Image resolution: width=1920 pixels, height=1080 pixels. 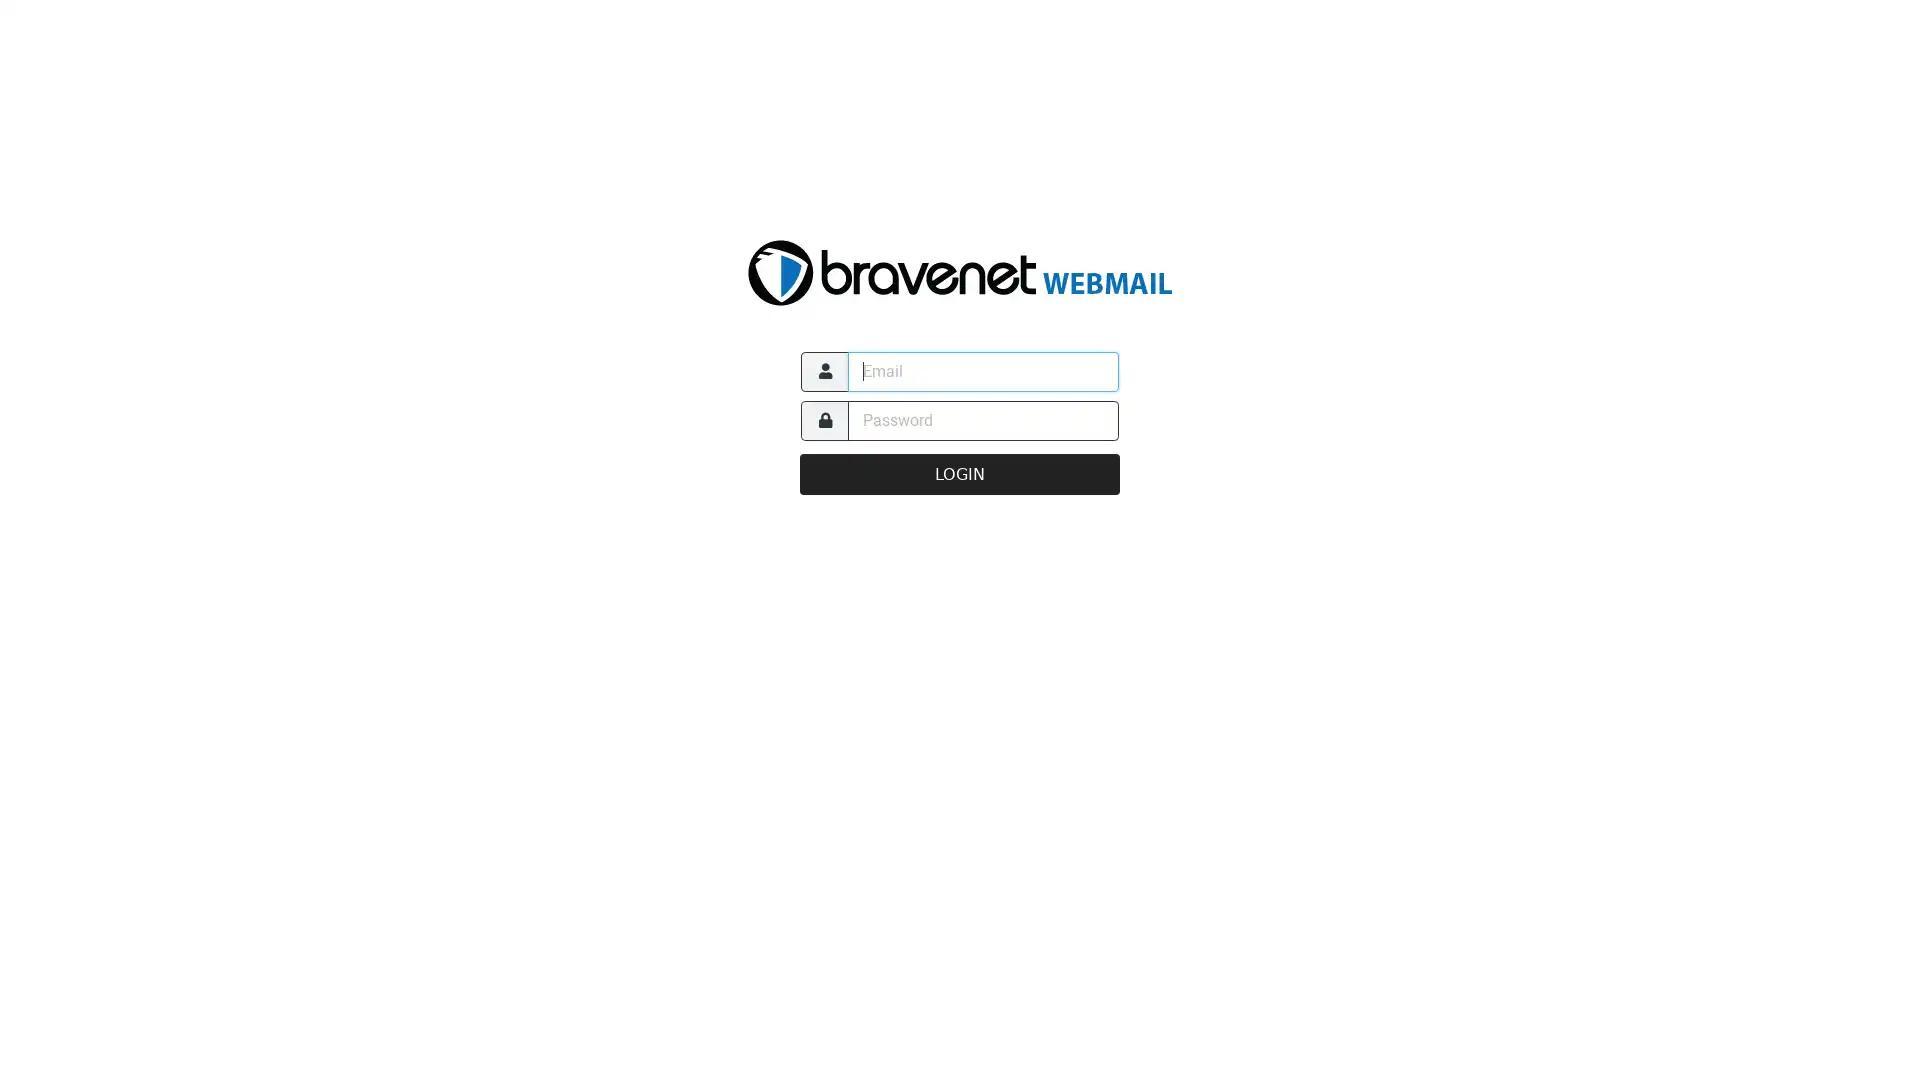 I want to click on LOGIN, so click(x=960, y=473).